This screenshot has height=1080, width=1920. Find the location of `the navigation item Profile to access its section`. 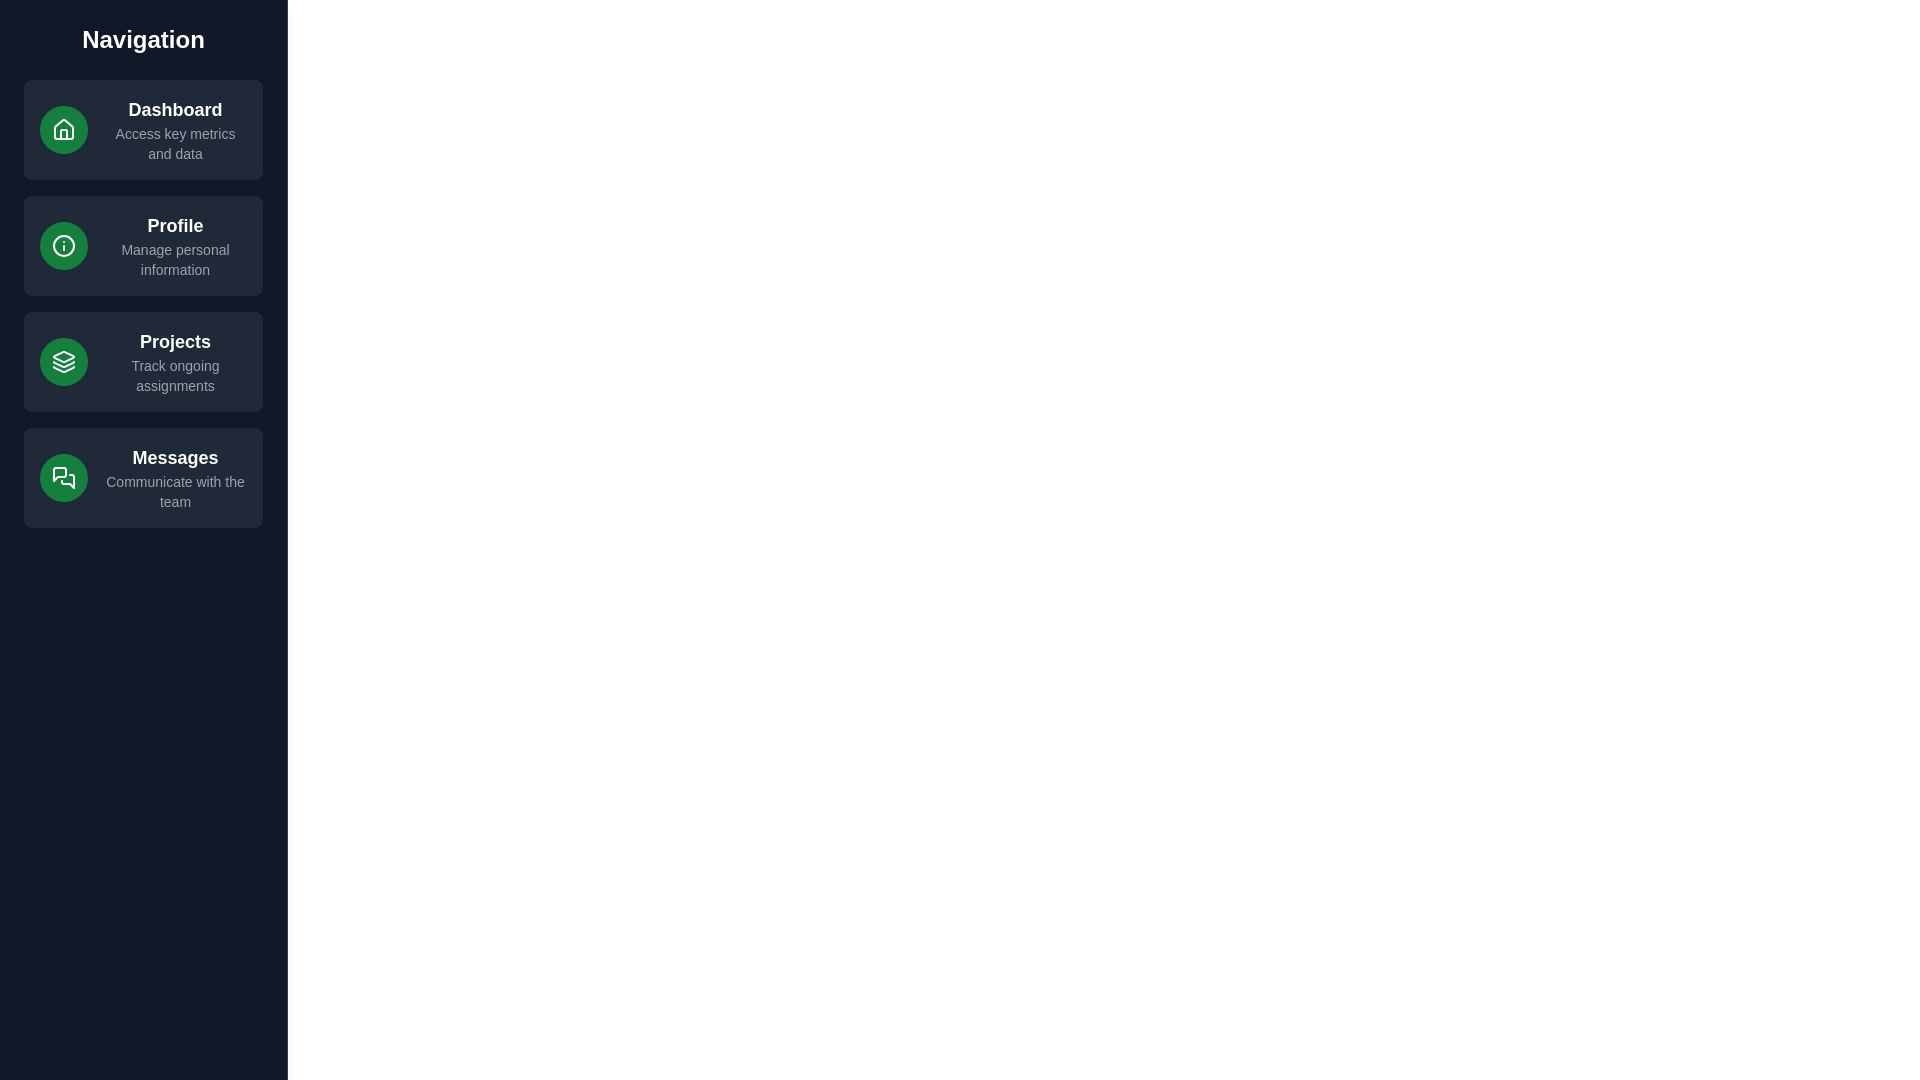

the navigation item Profile to access its section is located at coordinates (143, 245).